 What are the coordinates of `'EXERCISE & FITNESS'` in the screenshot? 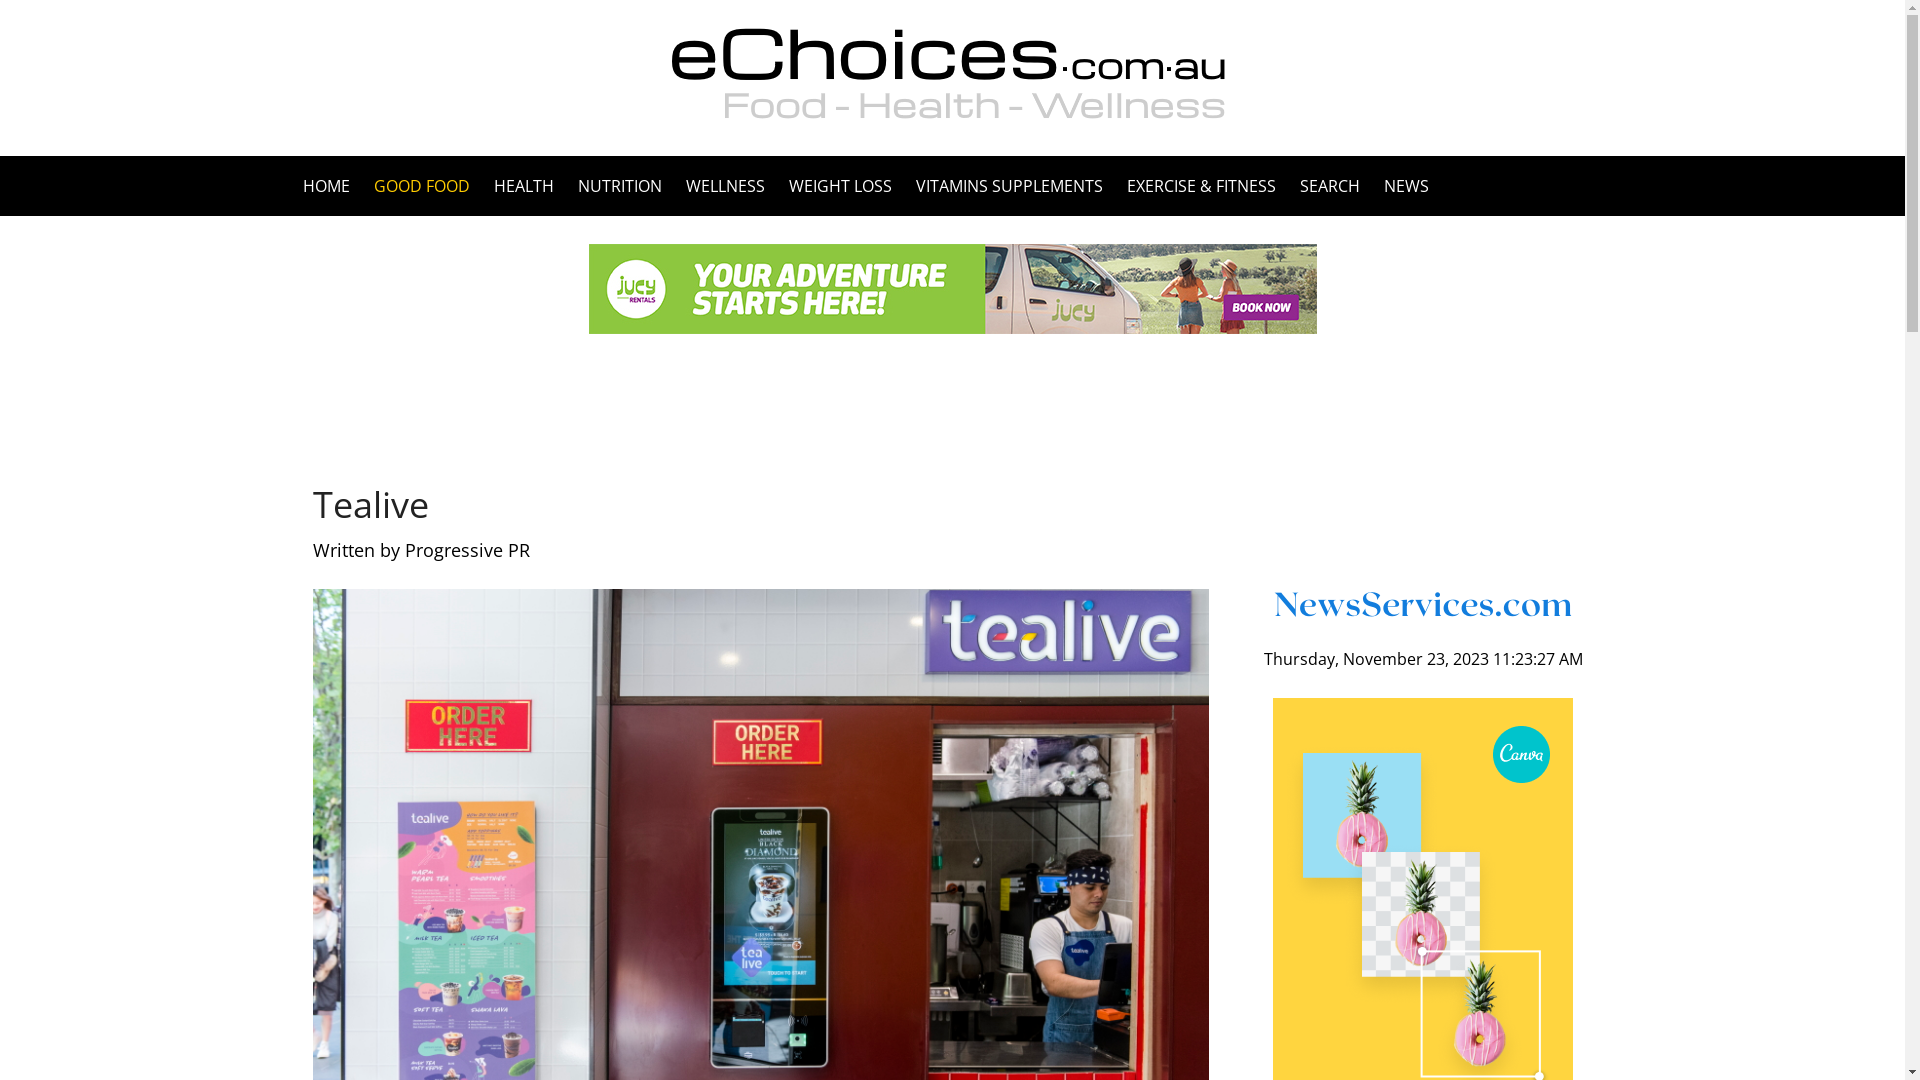 It's located at (1112, 185).